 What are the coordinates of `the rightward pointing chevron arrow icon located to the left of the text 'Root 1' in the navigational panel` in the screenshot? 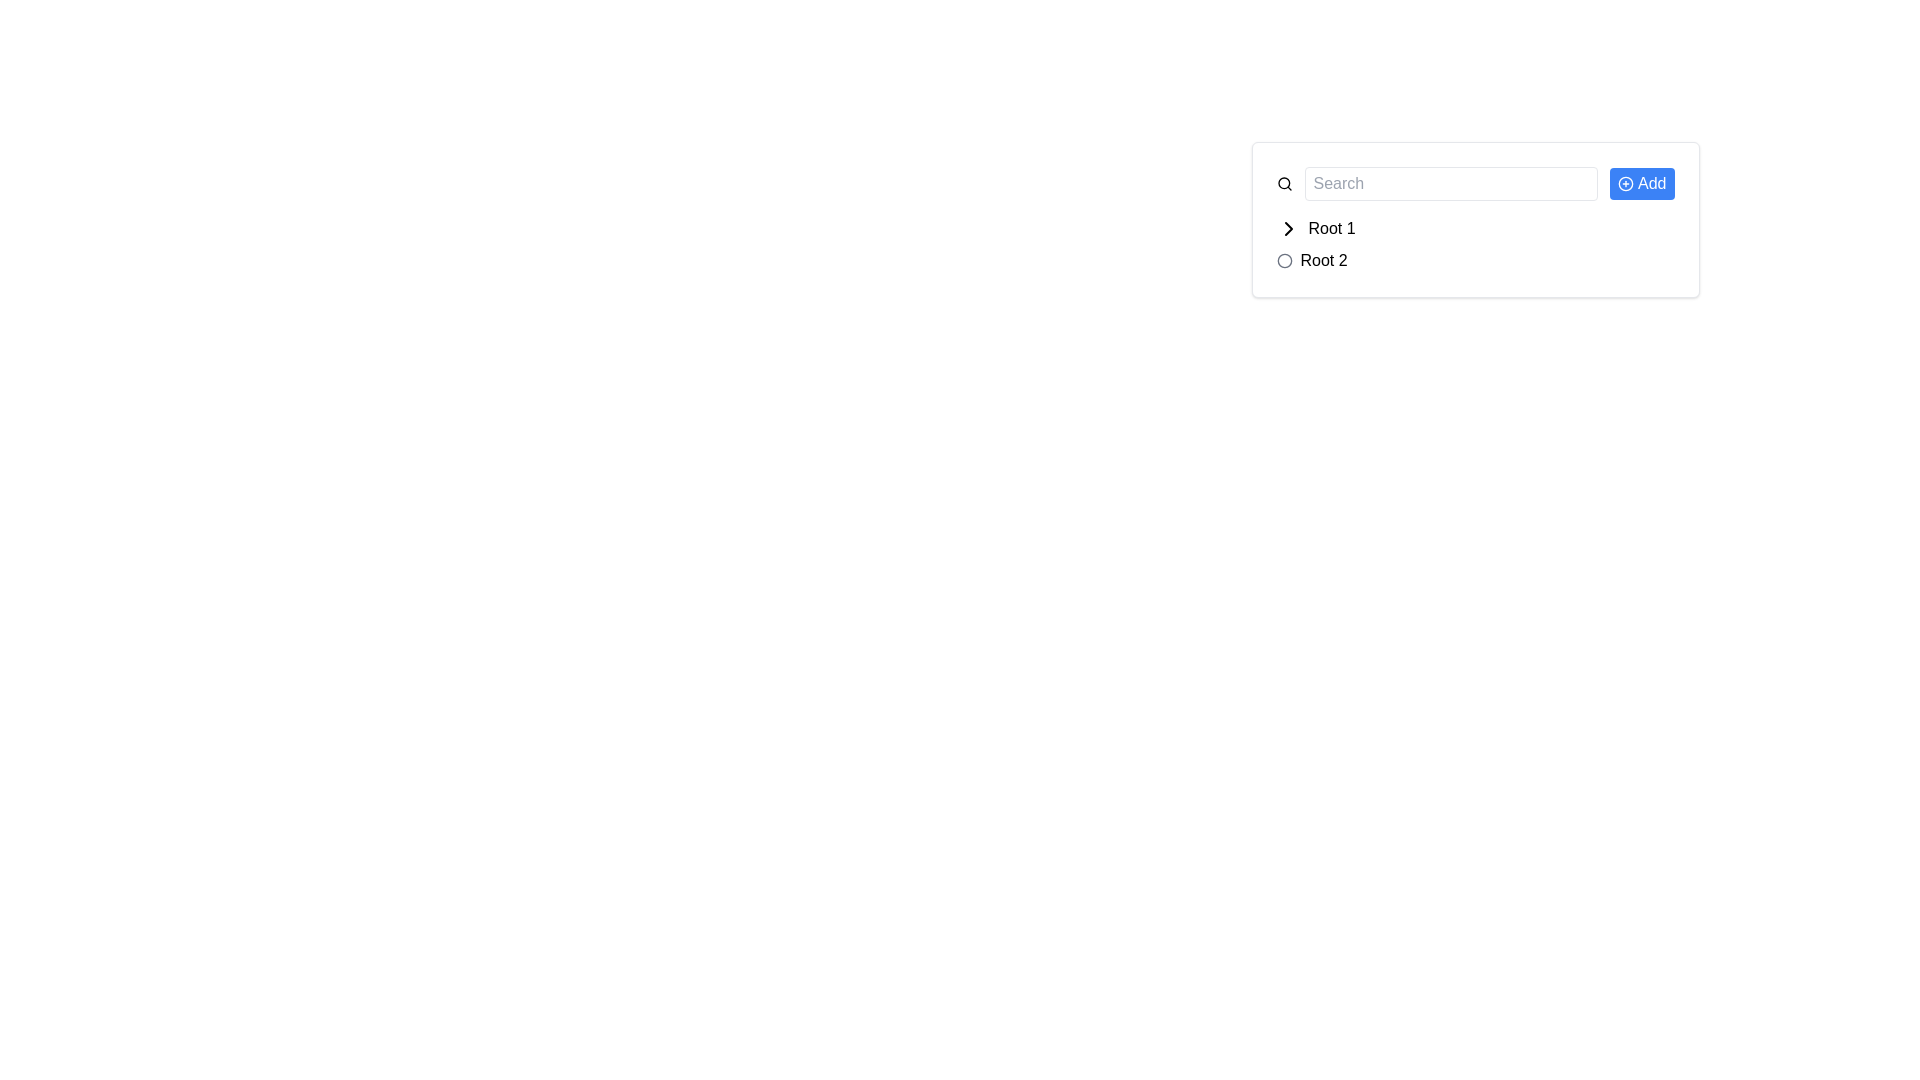 It's located at (1288, 227).